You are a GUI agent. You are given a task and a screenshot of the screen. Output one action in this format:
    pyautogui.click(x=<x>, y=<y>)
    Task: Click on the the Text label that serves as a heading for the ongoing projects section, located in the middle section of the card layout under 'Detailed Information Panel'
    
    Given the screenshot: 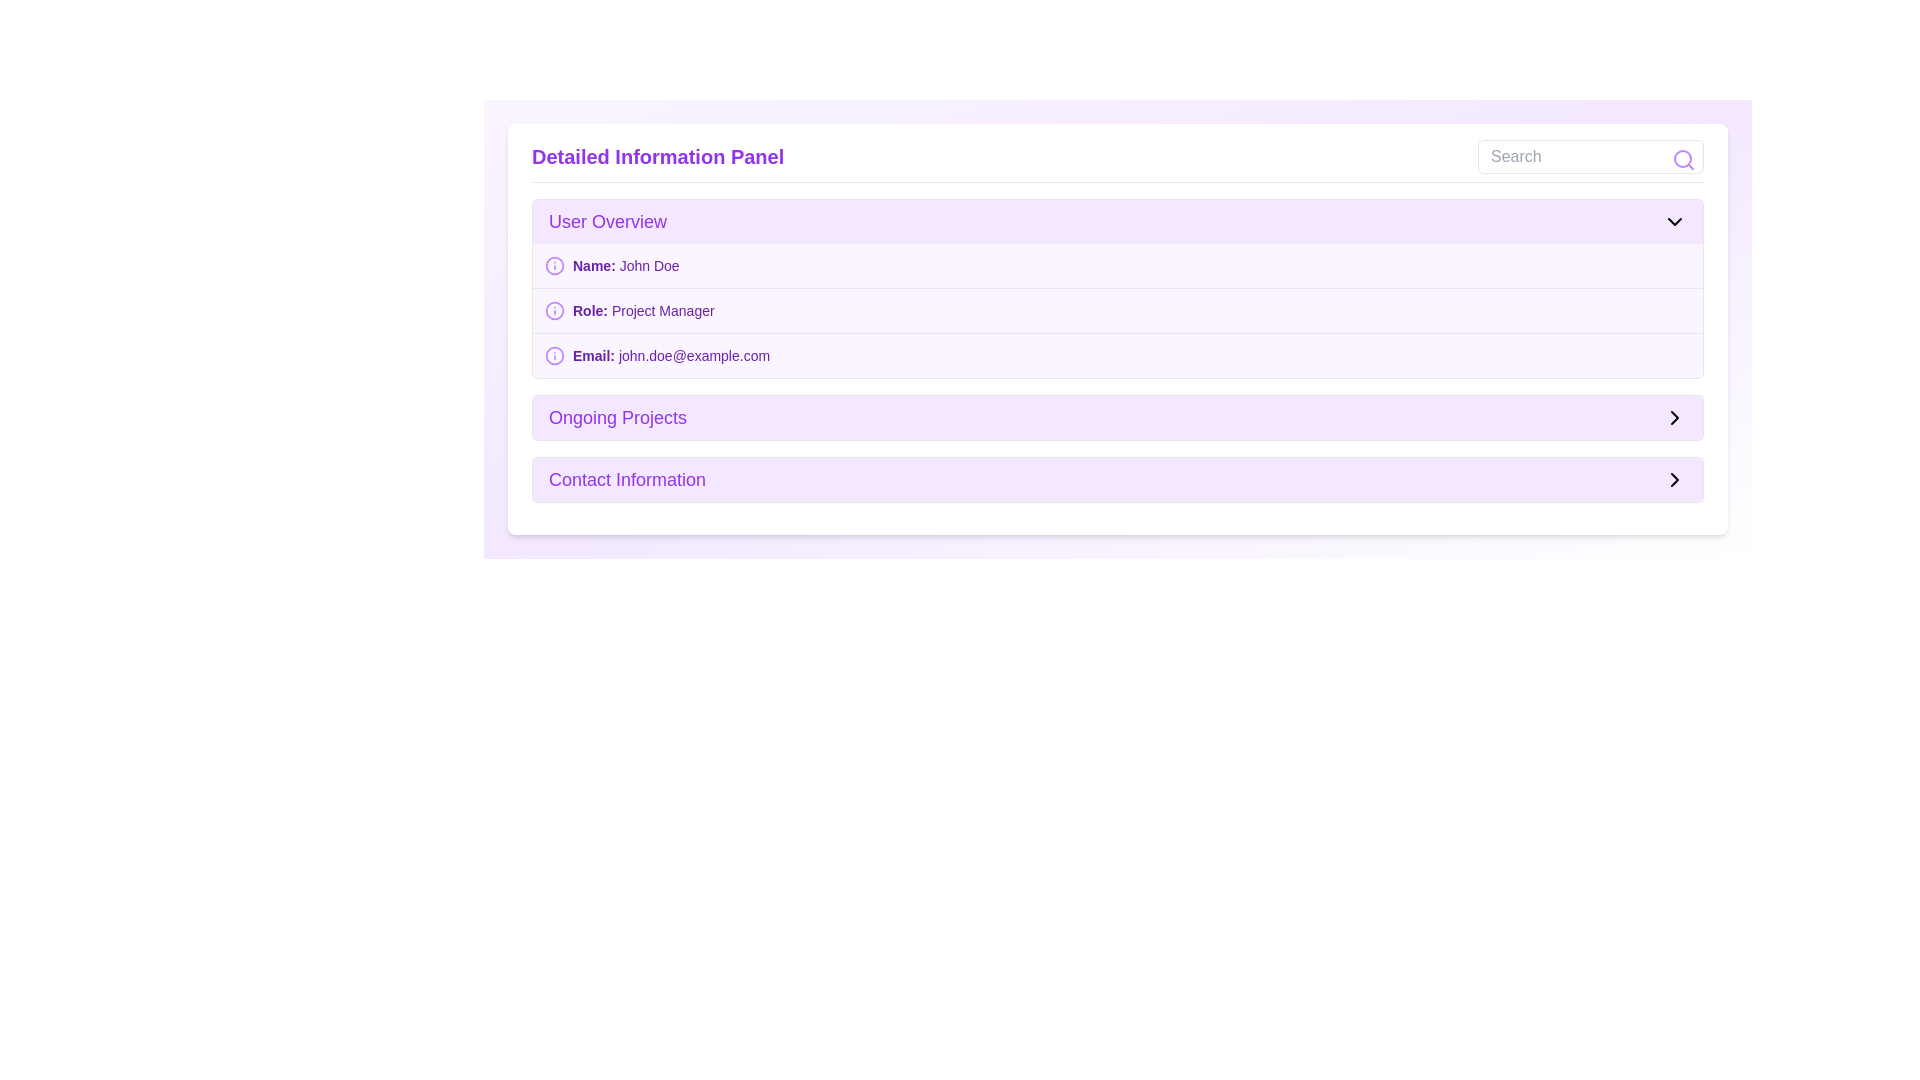 What is the action you would take?
    pyautogui.click(x=617, y=416)
    